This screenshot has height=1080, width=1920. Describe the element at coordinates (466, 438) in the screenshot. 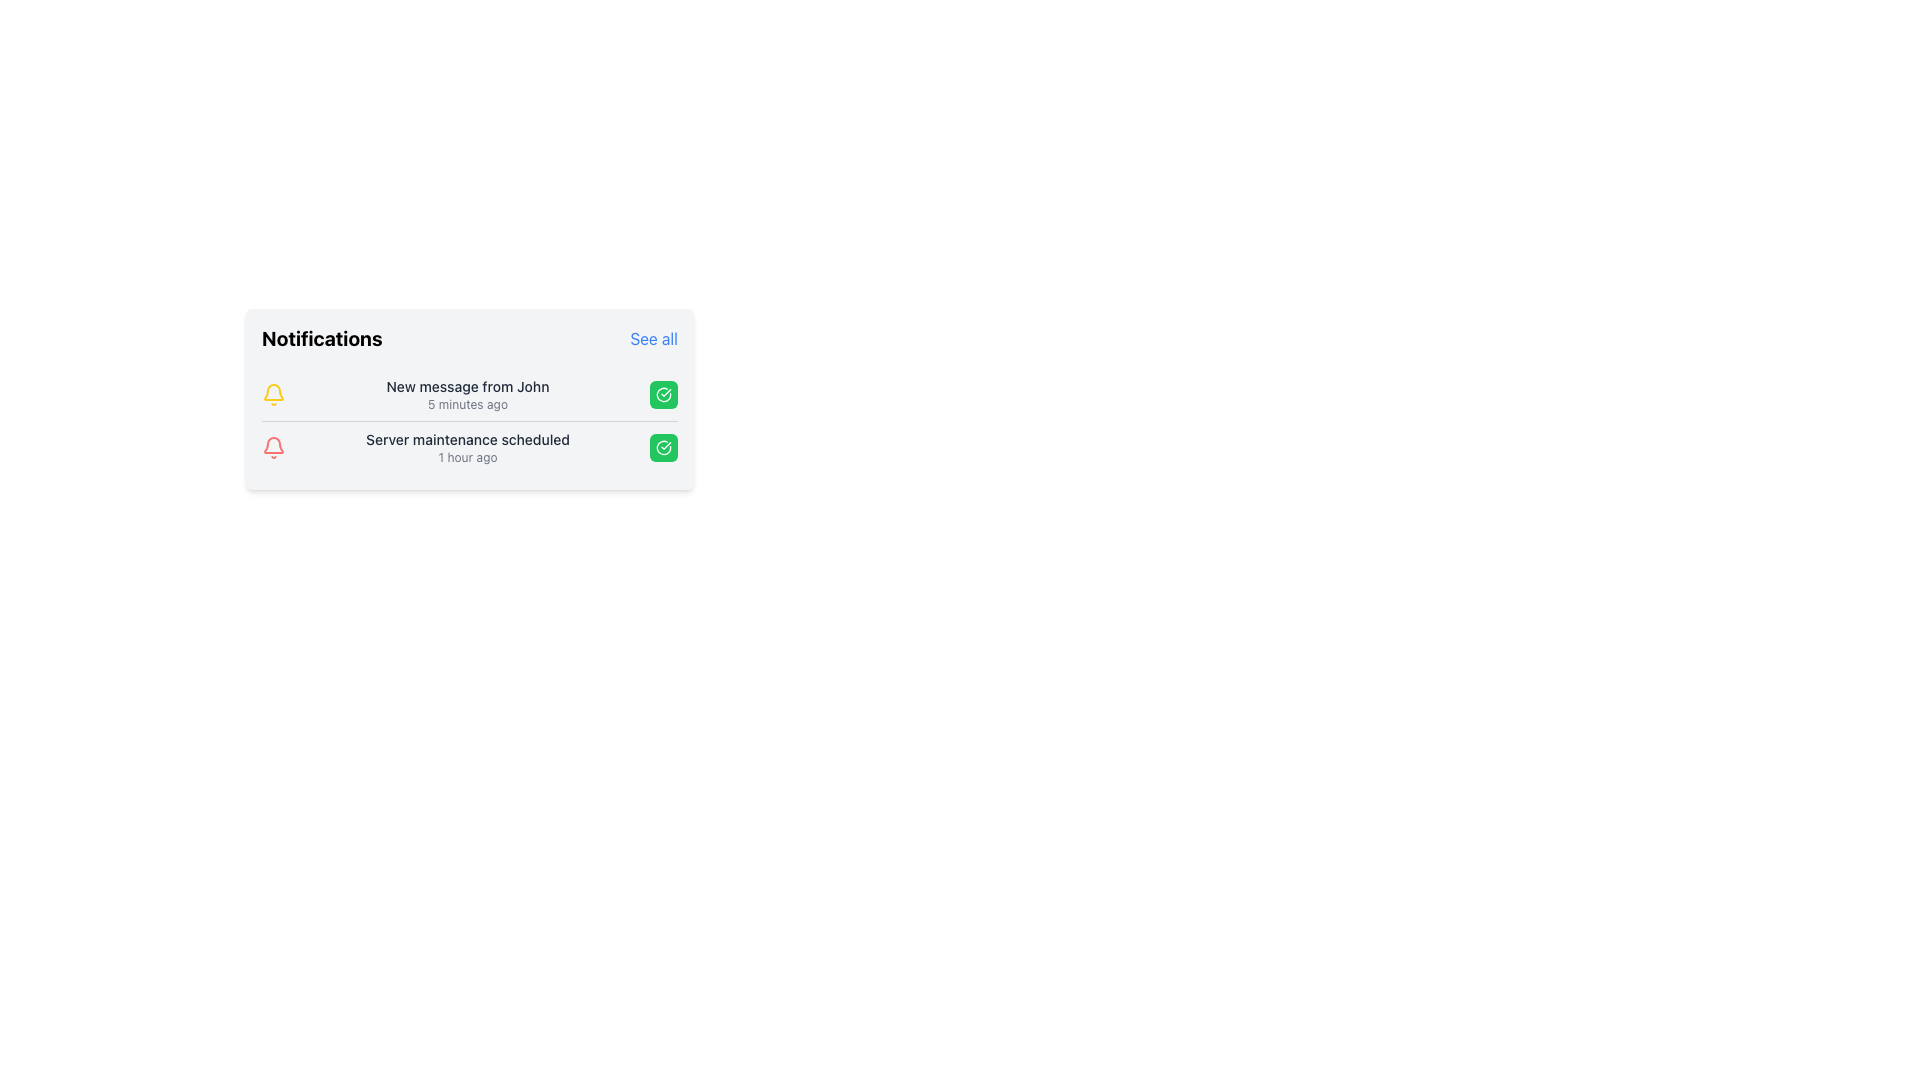

I see `the main content text of the notification that alerts the user about 'Server maintenance scheduled'` at that location.